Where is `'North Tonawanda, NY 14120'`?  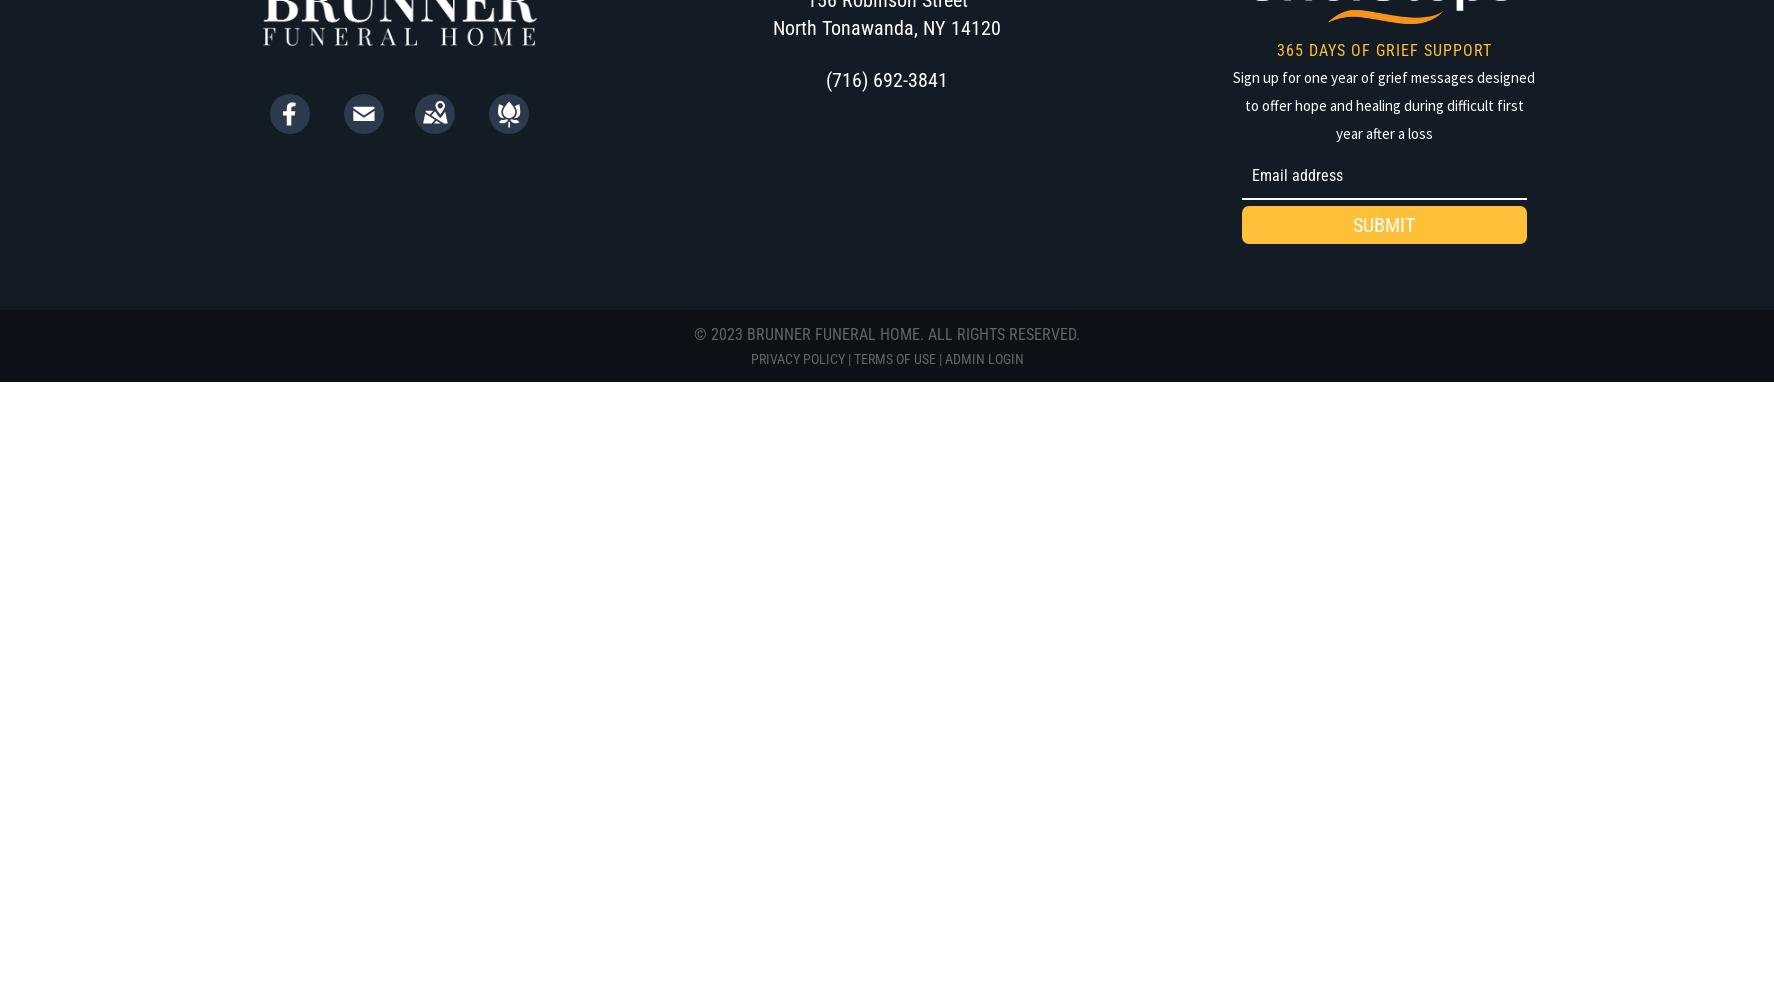 'North Tonawanda, NY 14120' is located at coordinates (887, 27).